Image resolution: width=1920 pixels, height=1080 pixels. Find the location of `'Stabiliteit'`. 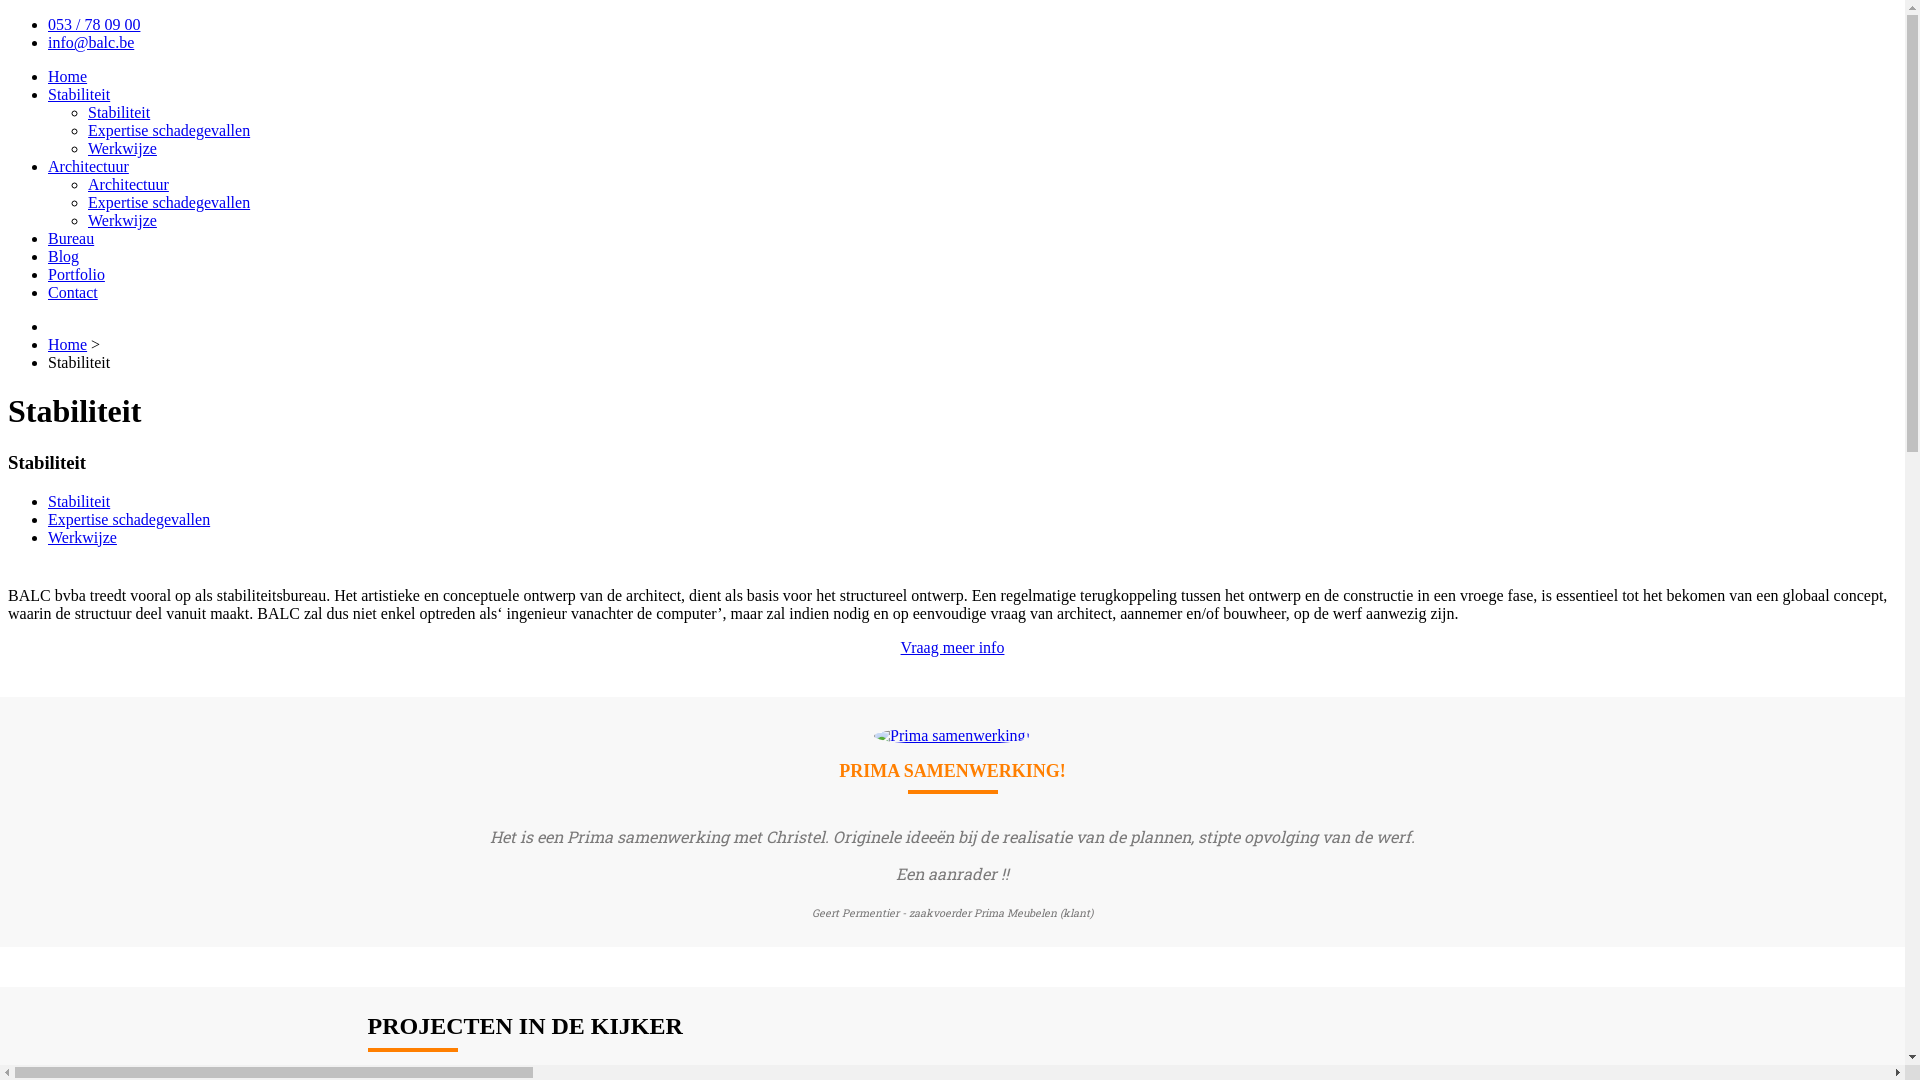

'Stabiliteit' is located at coordinates (78, 500).